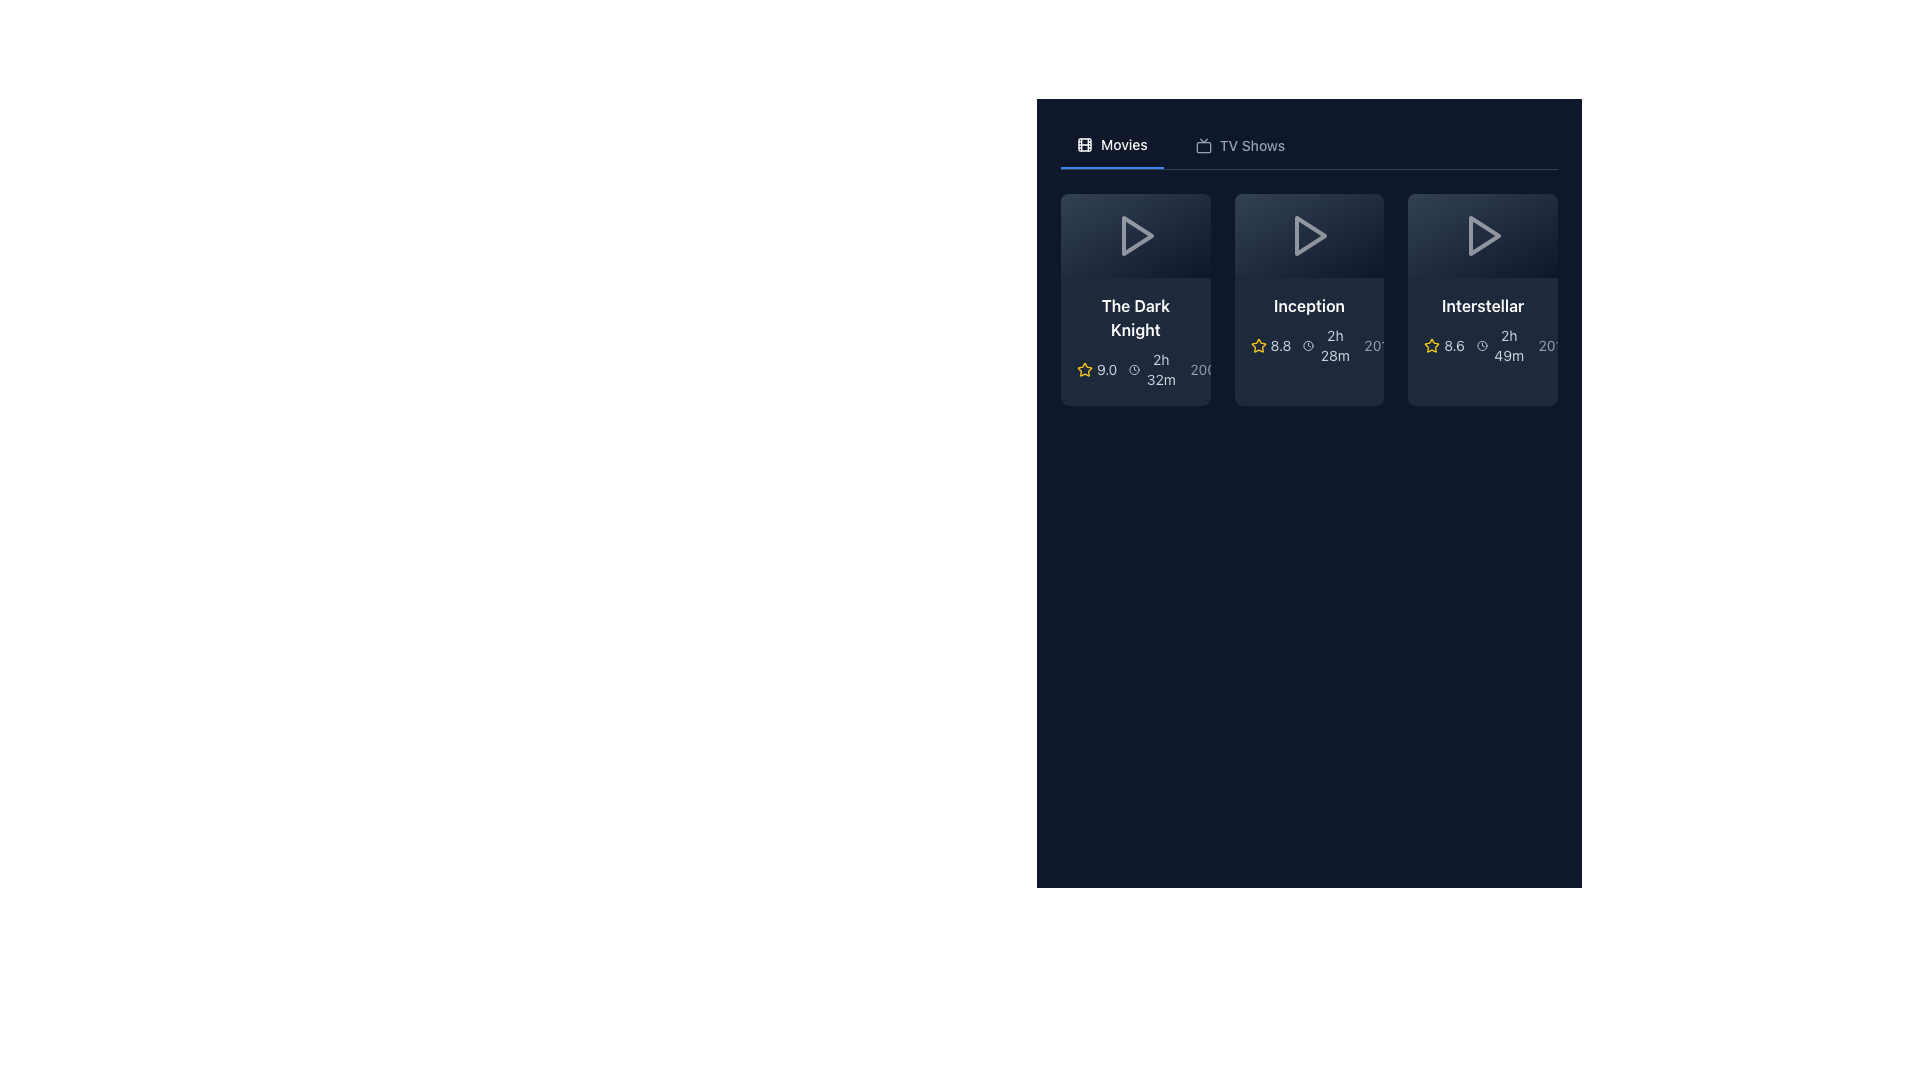 This screenshot has height=1080, width=1920. What do you see at coordinates (1444, 345) in the screenshot?
I see `the static text label displaying the rating value '8.6', which is located adjacent to the yellow star icon in the 'Interstellar' movie card` at bounding box center [1444, 345].